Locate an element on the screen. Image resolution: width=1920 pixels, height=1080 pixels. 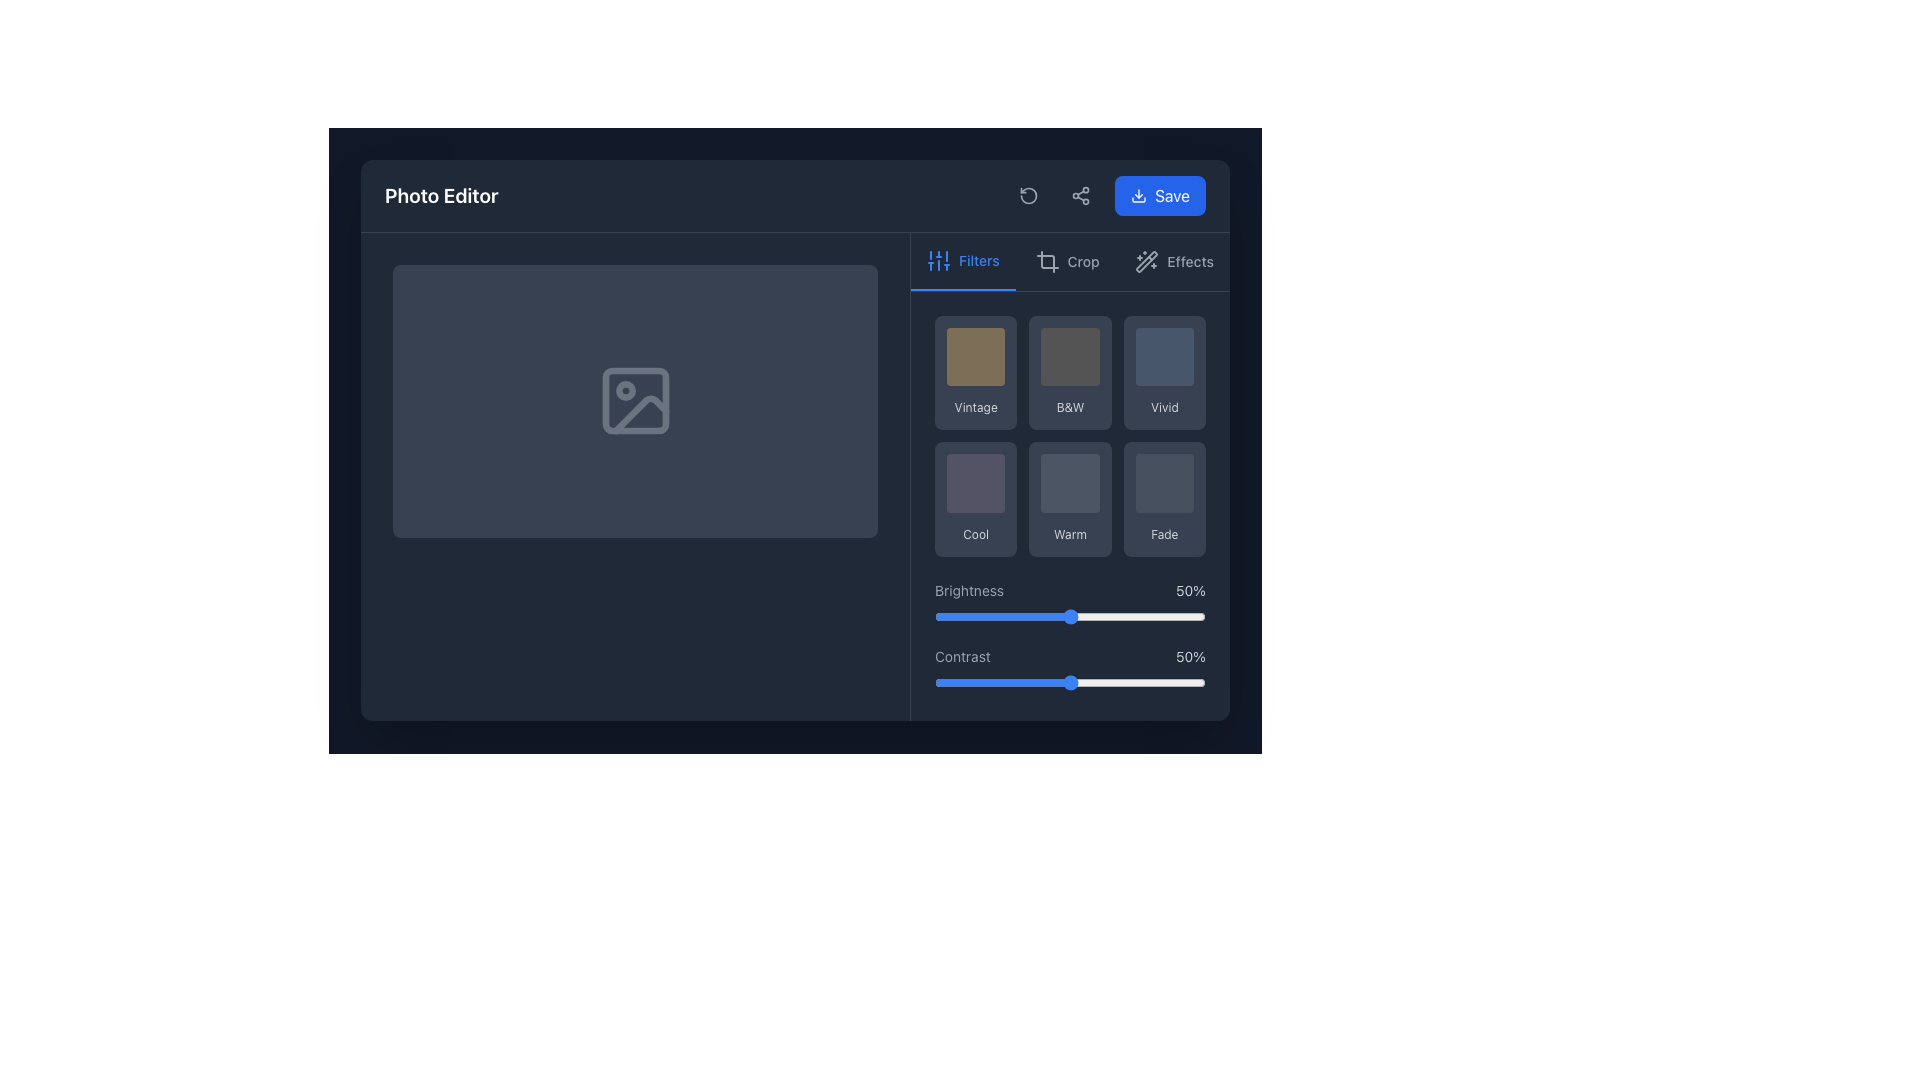
the label for the second filter option in the second row of the color filter grid in the photo editor interface is located at coordinates (1069, 533).